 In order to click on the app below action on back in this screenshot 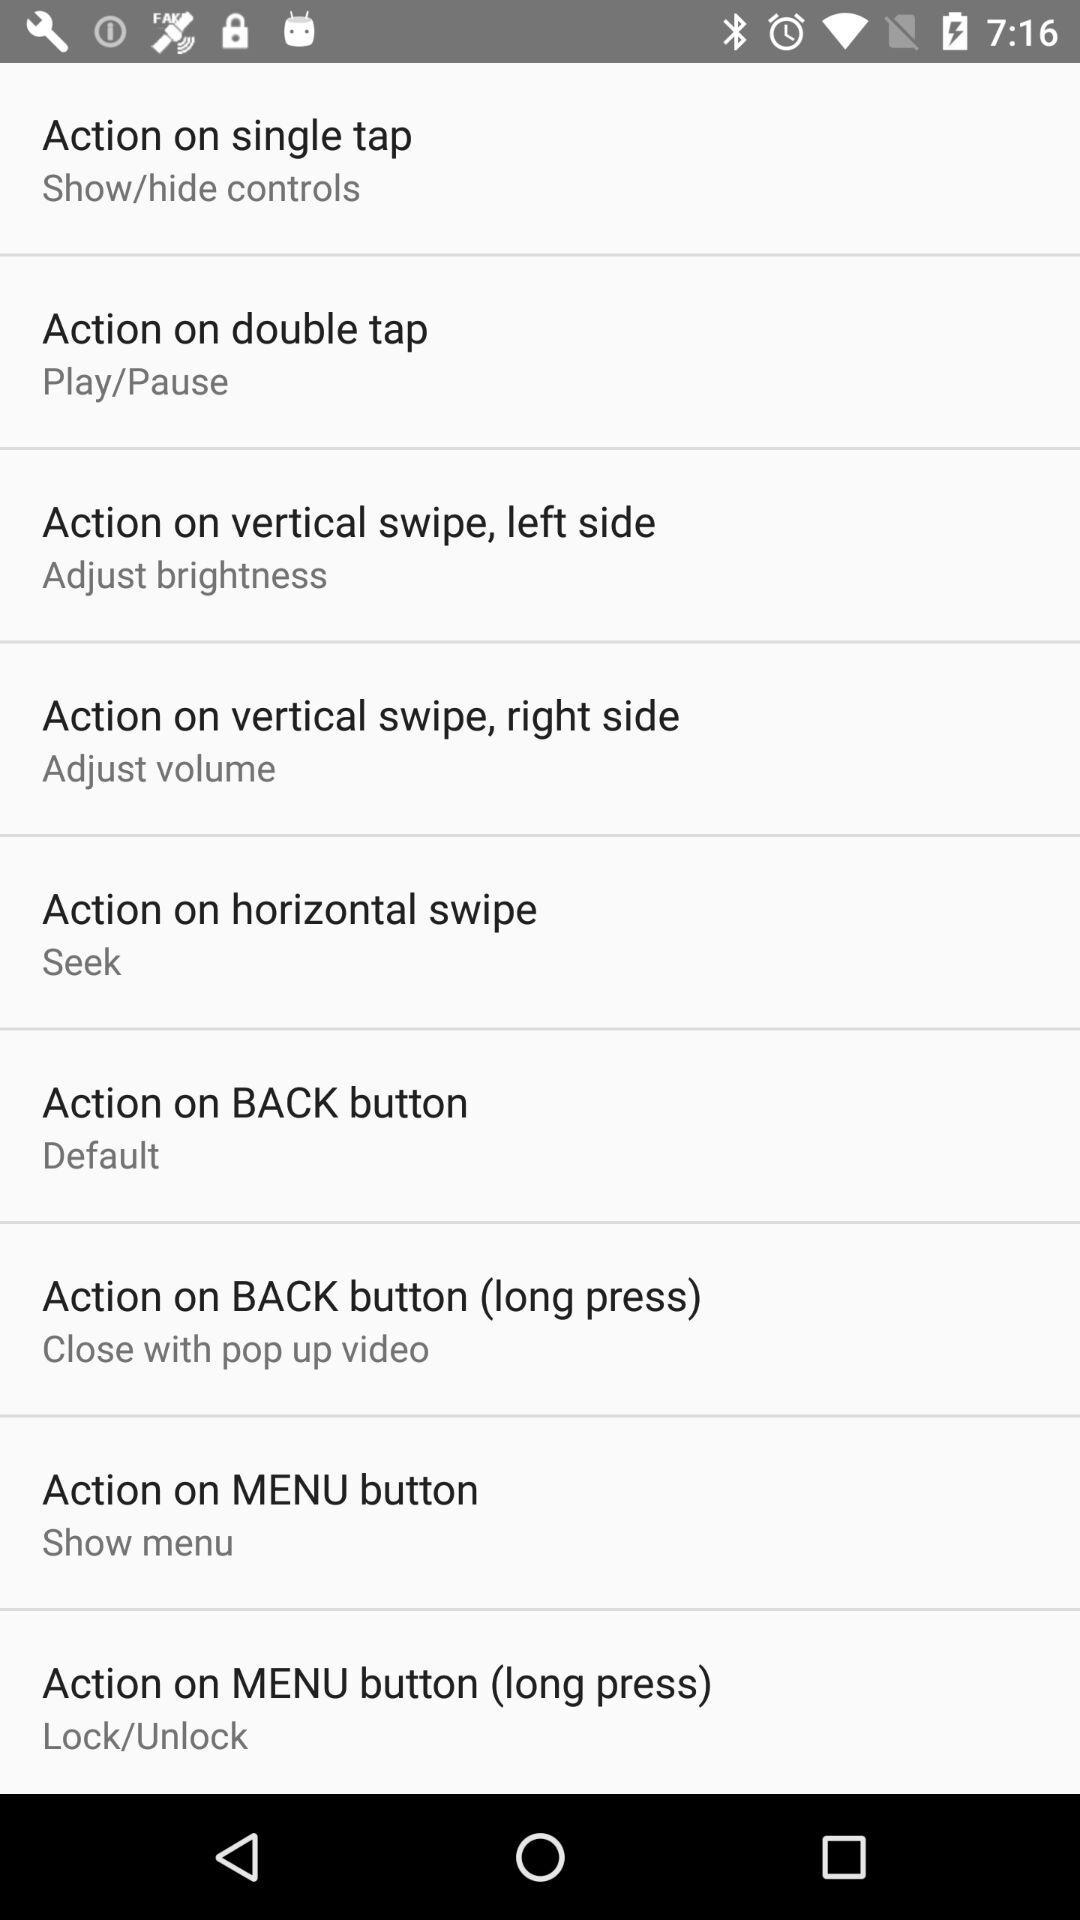, I will do `click(100, 1154)`.